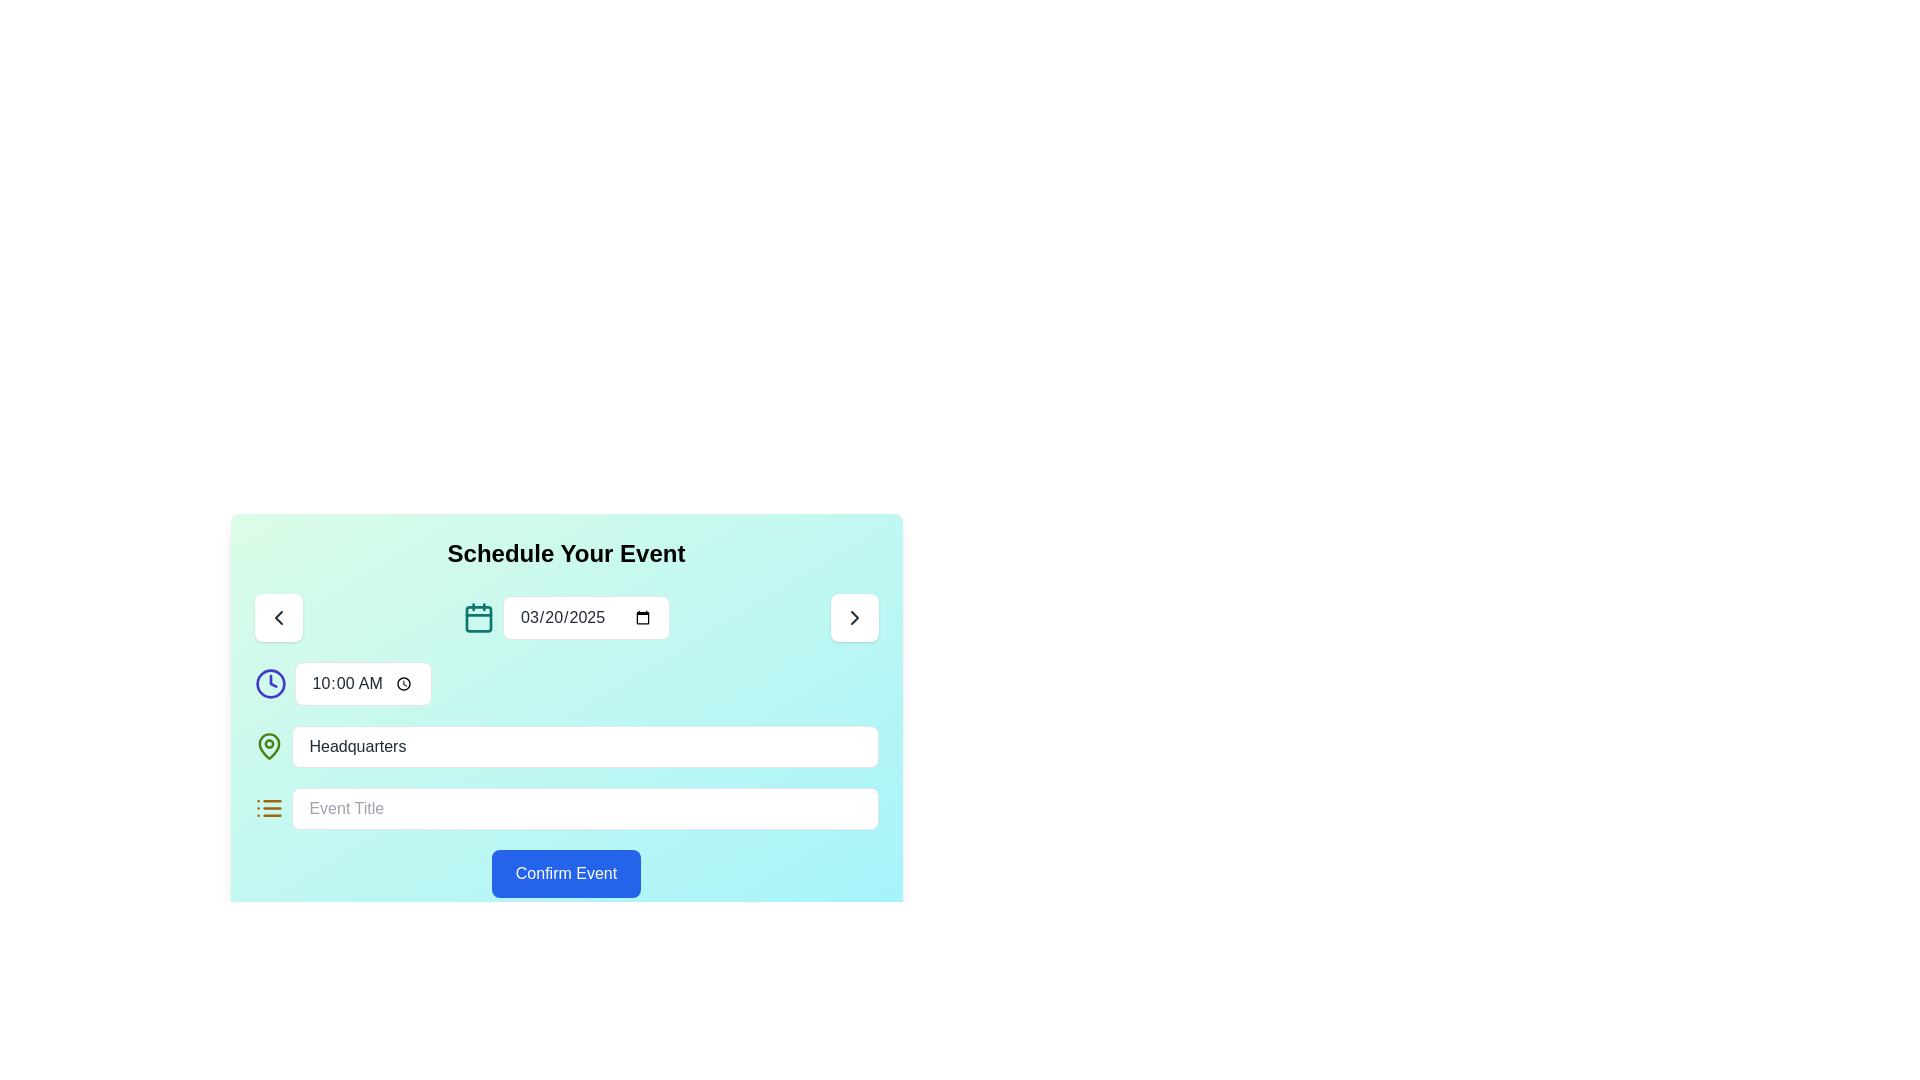 The width and height of the screenshot is (1920, 1080). I want to click on the time icon located in the upper-left corner of the time input section of the scheduling module, so click(269, 682).